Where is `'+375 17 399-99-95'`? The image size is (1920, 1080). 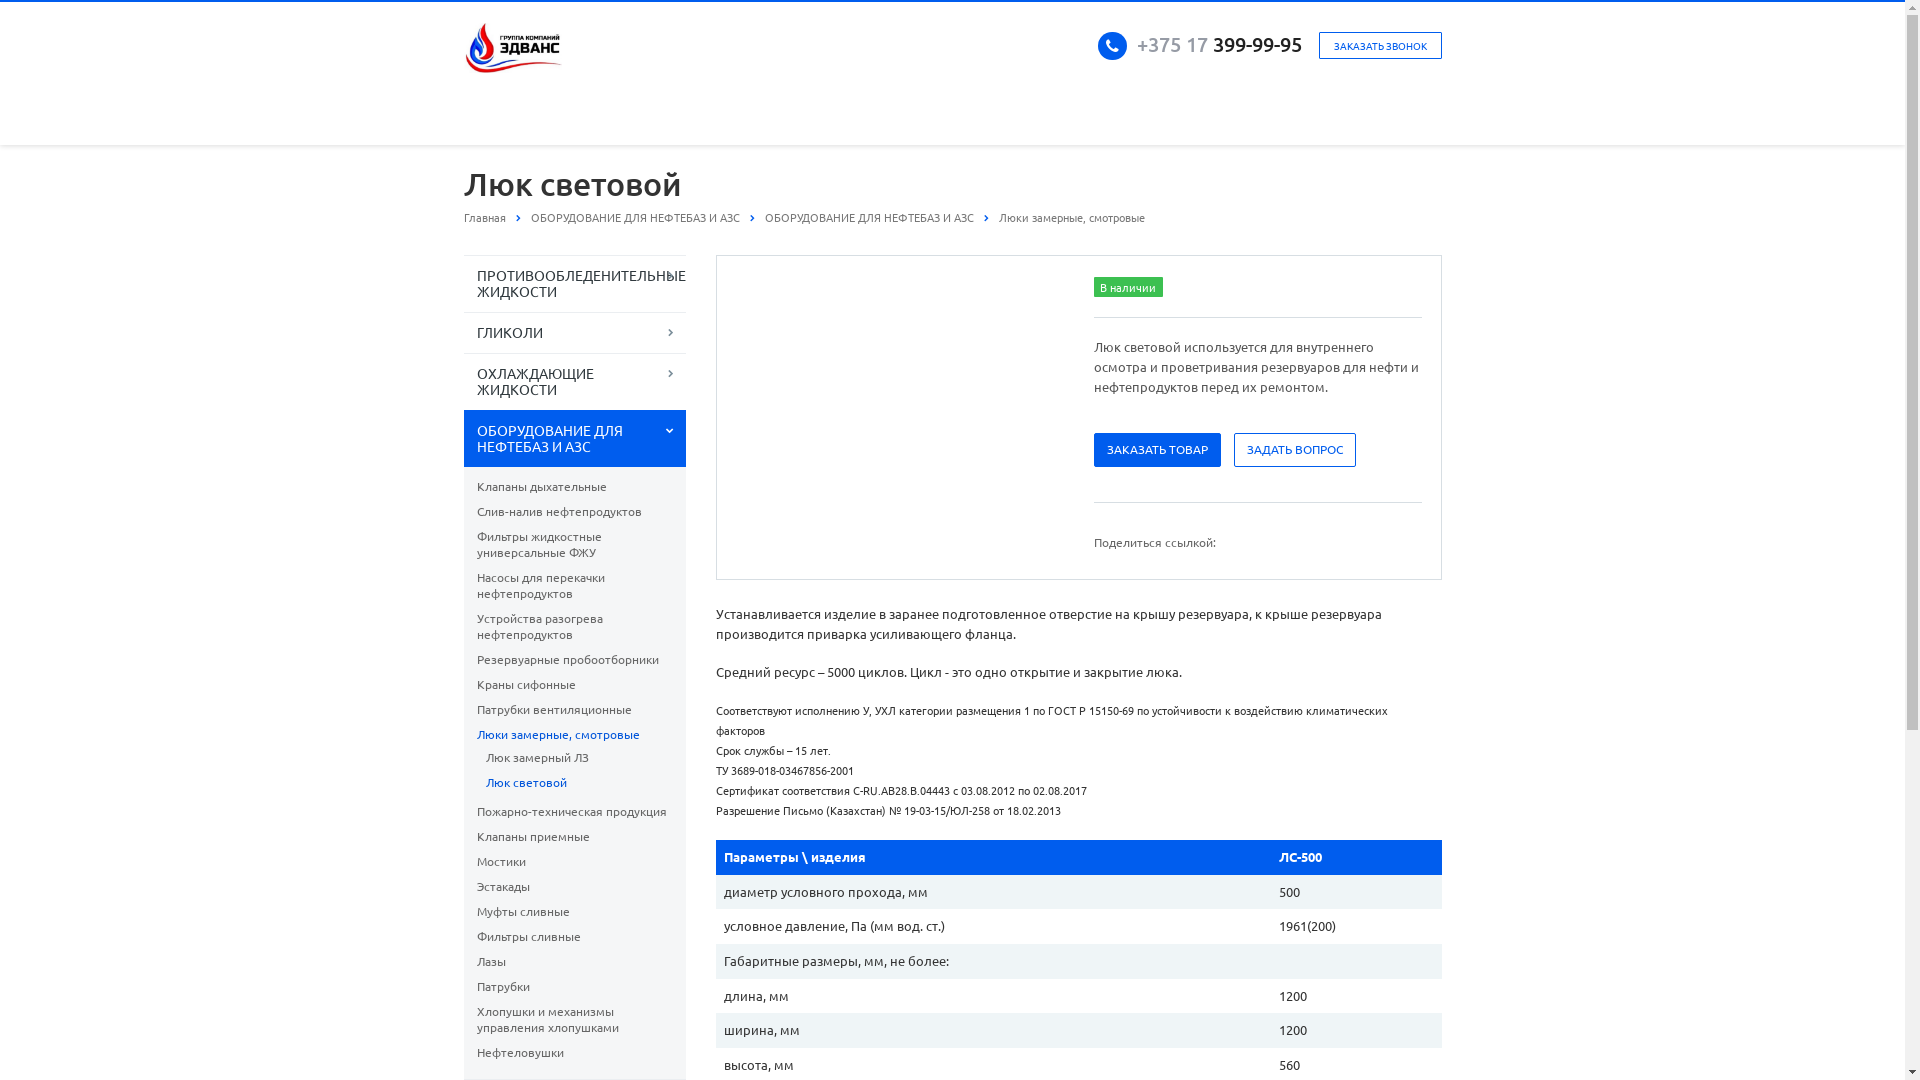
'+375 17 399-99-95' is located at coordinates (1136, 43).